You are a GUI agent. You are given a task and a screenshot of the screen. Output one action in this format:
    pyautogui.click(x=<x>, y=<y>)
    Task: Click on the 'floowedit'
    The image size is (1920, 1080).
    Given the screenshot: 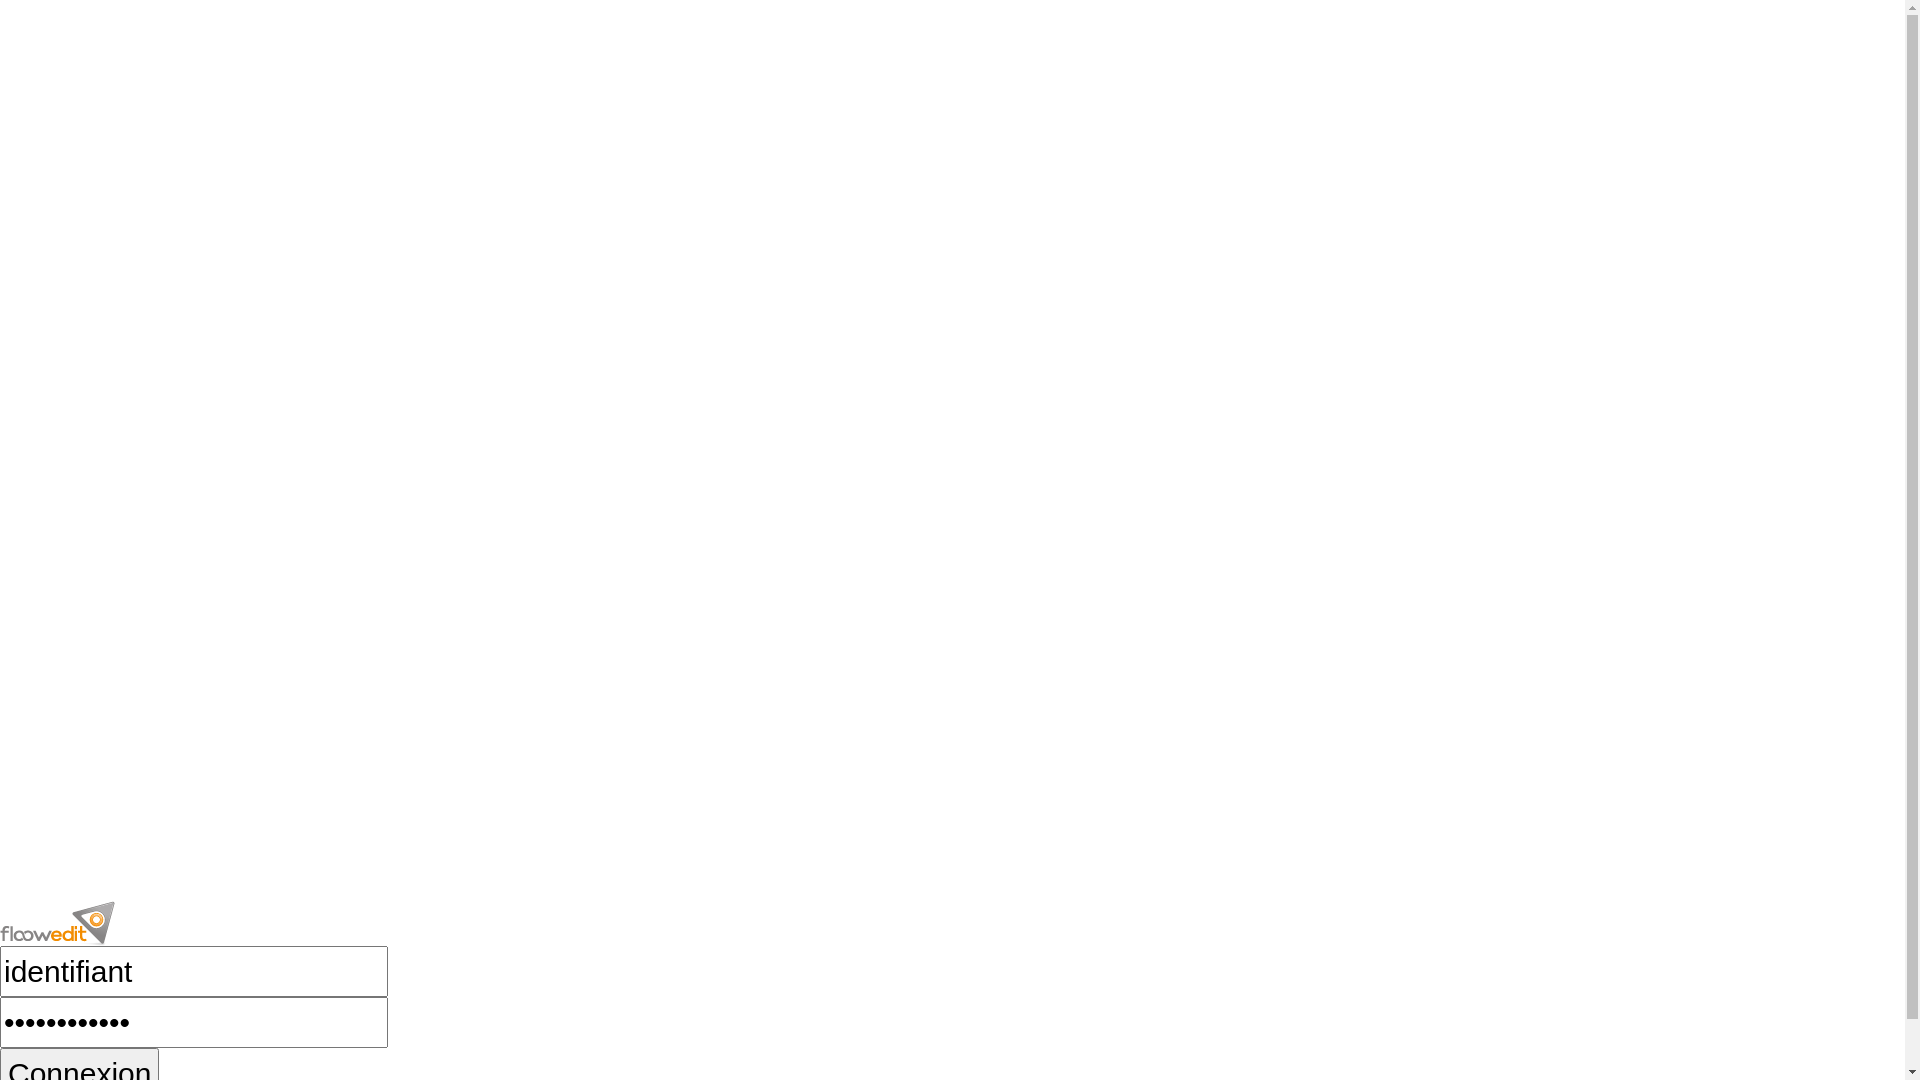 What is the action you would take?
    pyautogui.click(x=57, y=923)
    